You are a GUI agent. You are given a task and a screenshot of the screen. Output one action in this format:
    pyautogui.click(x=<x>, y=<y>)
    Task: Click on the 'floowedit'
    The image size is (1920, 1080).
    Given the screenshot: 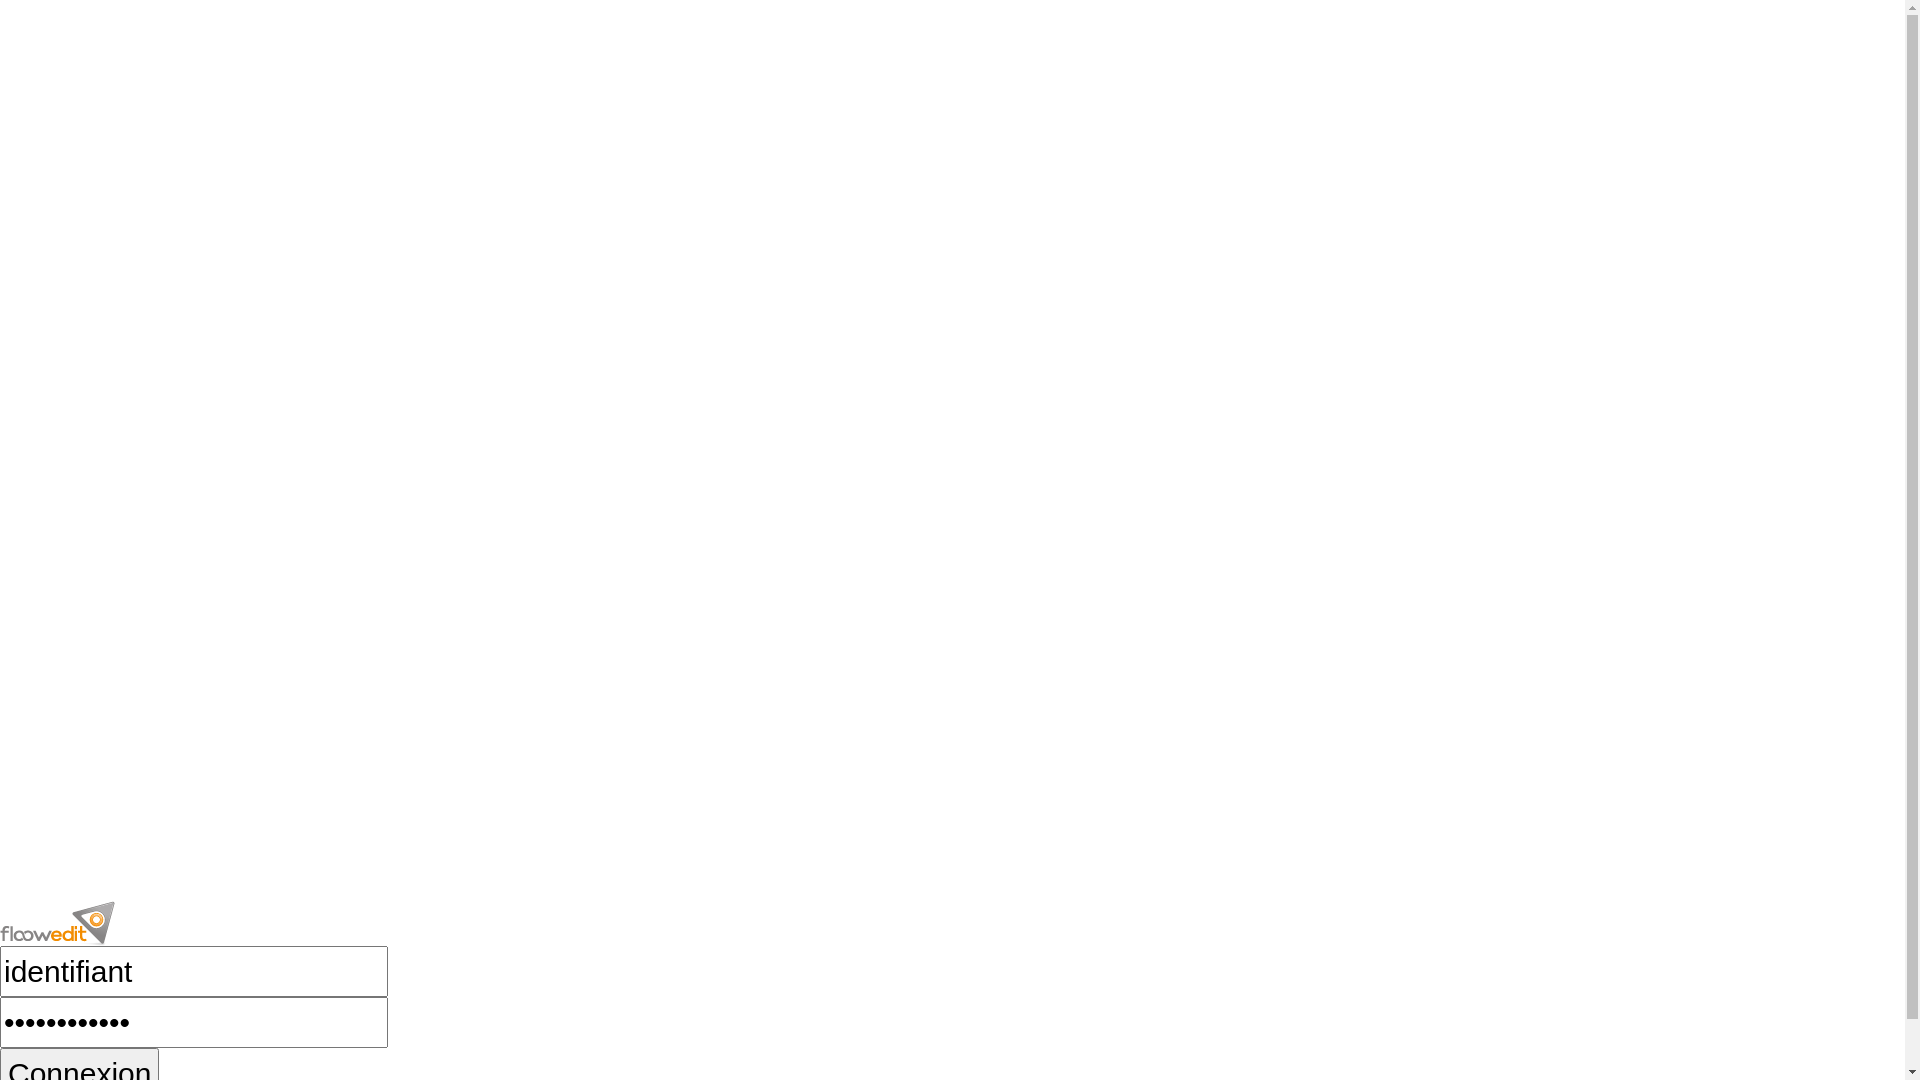 What is the action you would take?
    pyautogui.click(x=57, y=923)
    